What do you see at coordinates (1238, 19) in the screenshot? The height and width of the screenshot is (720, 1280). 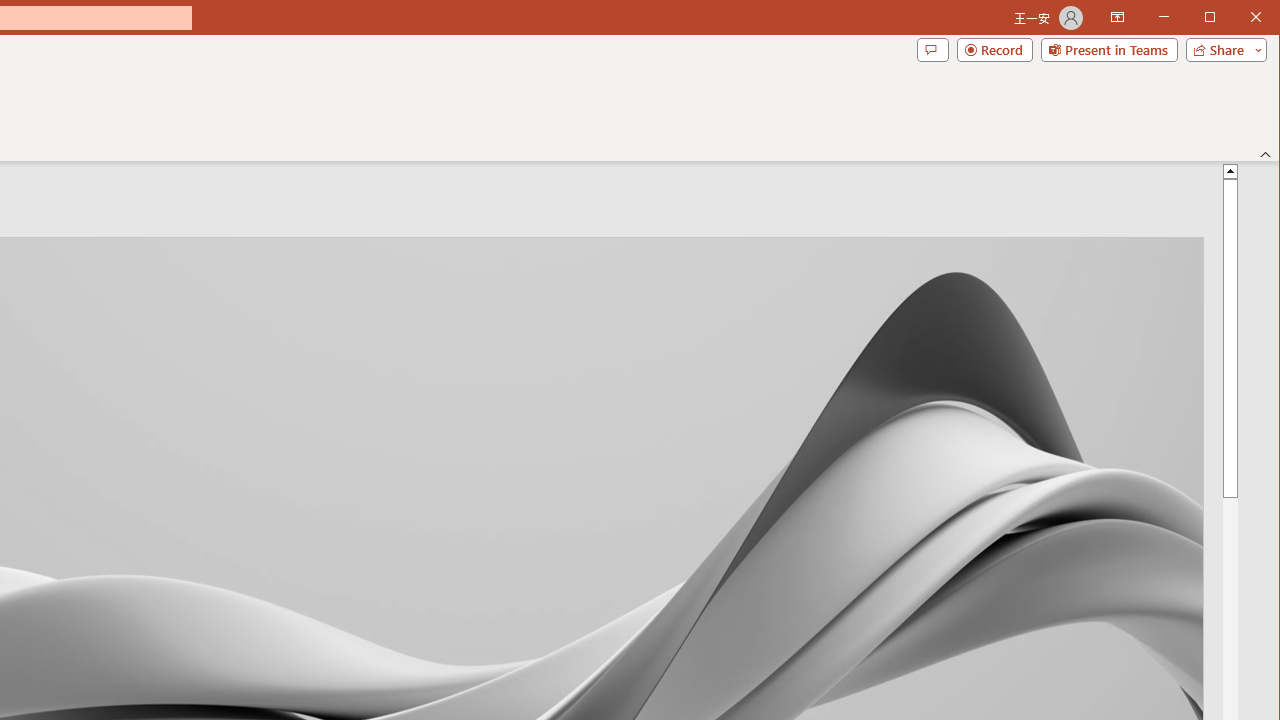 I see `'Maximize'` at bounding box center [1238, 19].